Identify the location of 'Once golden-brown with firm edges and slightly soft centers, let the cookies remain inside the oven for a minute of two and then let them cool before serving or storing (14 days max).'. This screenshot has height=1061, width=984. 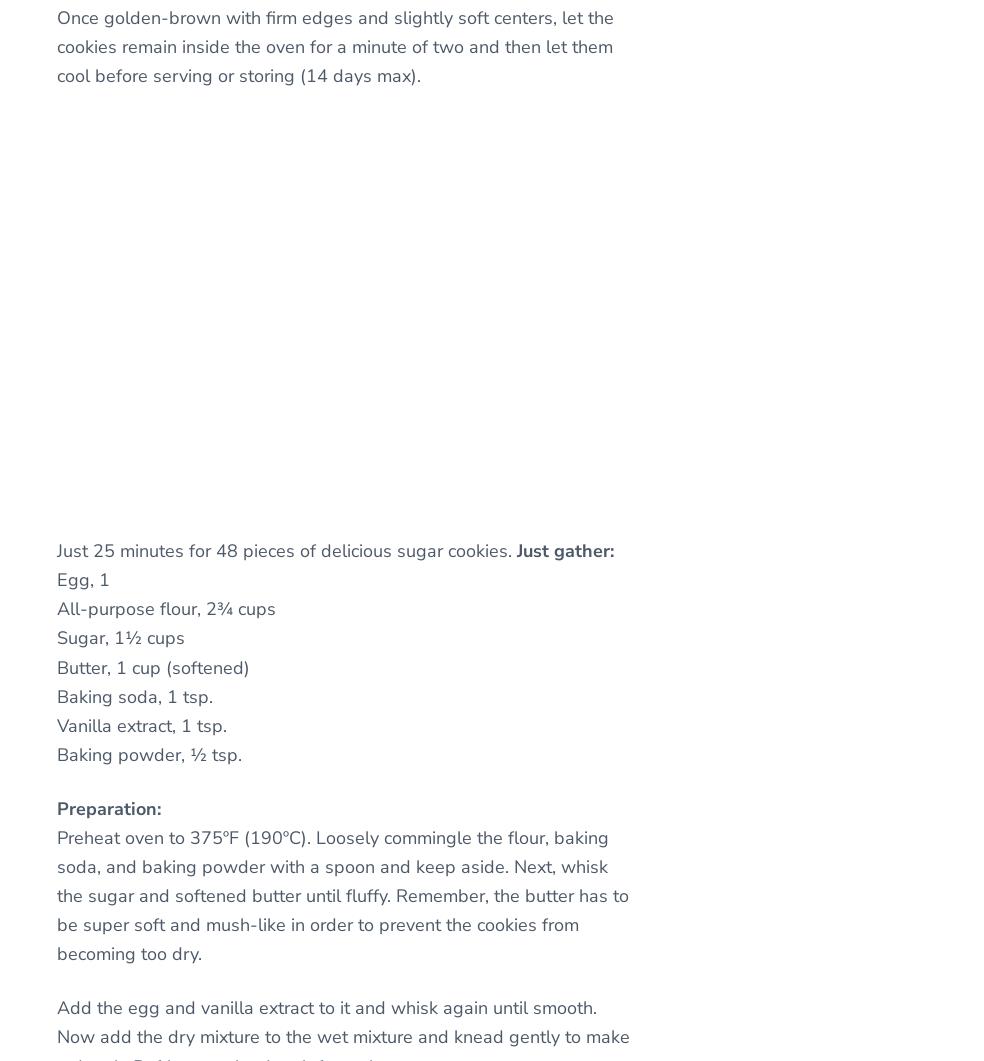
(55, 47).